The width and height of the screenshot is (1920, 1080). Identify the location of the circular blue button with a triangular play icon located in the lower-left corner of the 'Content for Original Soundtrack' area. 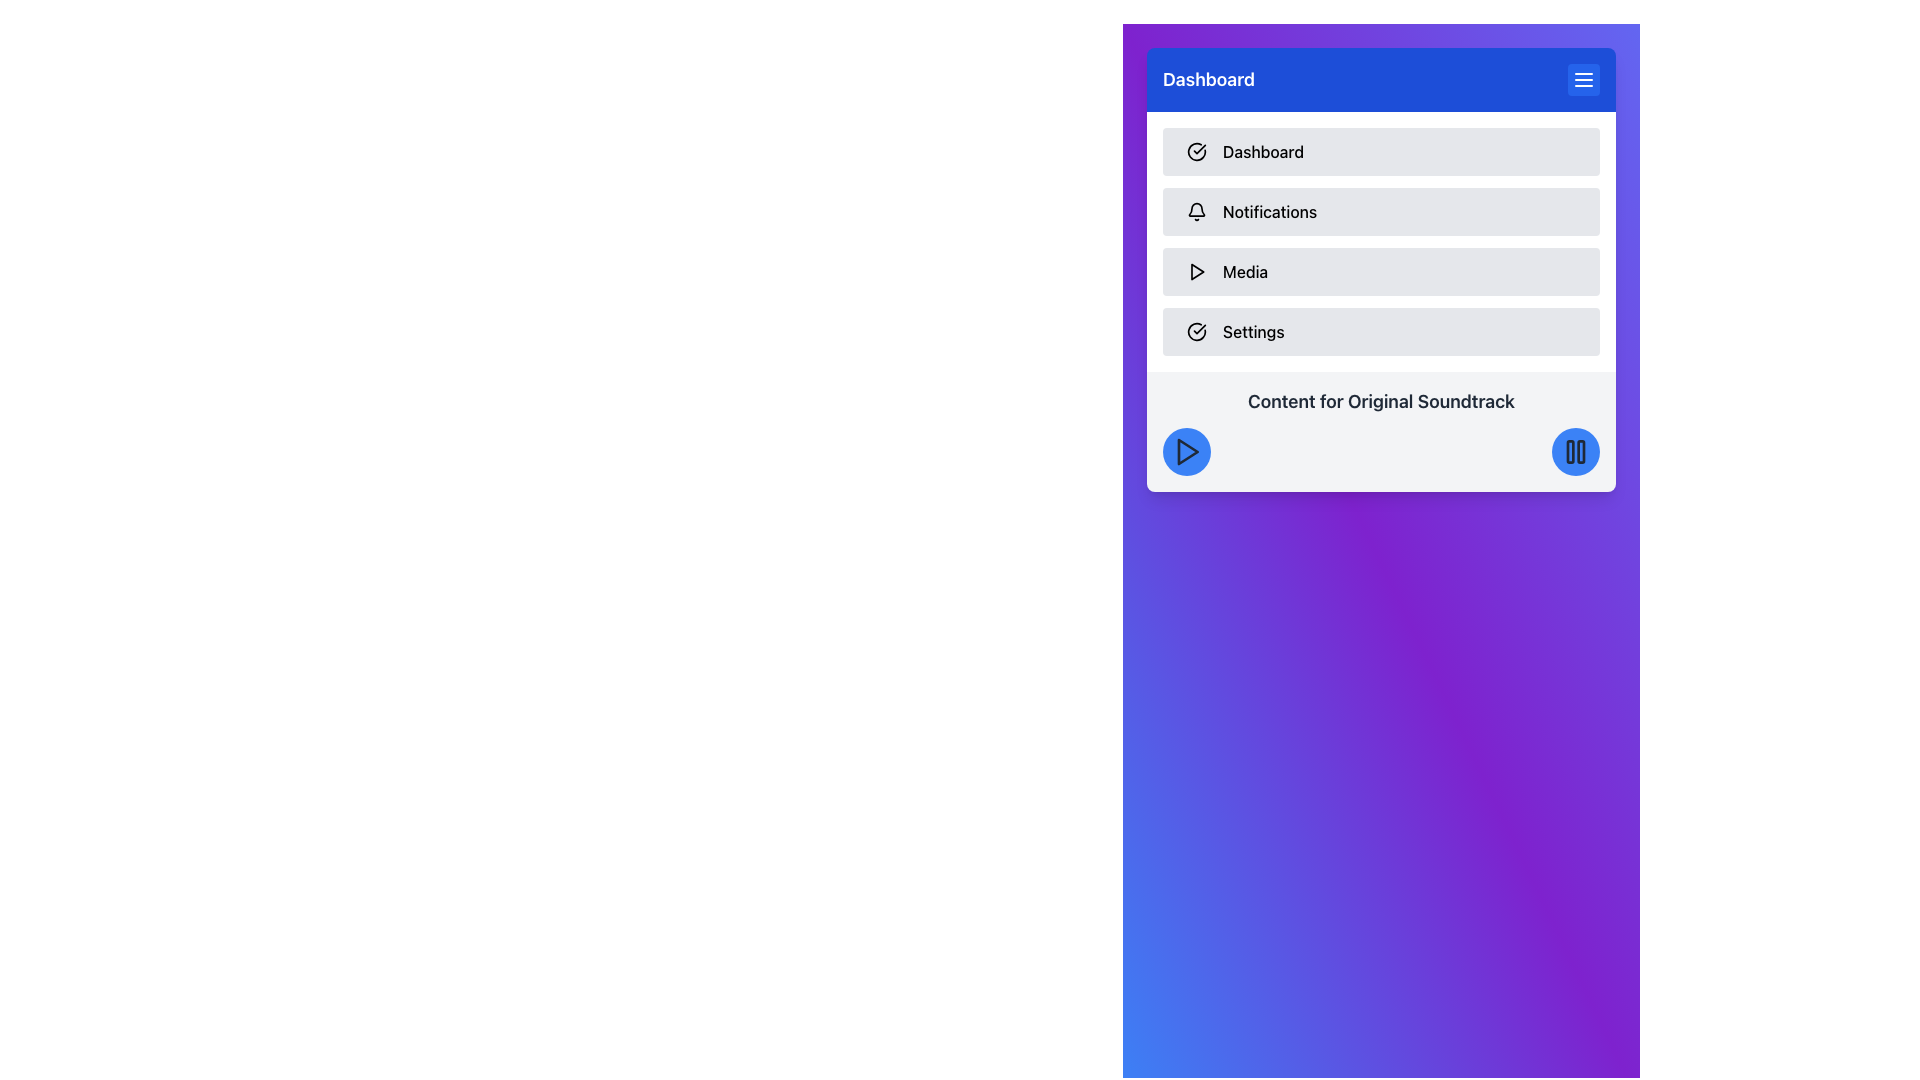
(1186, 451).